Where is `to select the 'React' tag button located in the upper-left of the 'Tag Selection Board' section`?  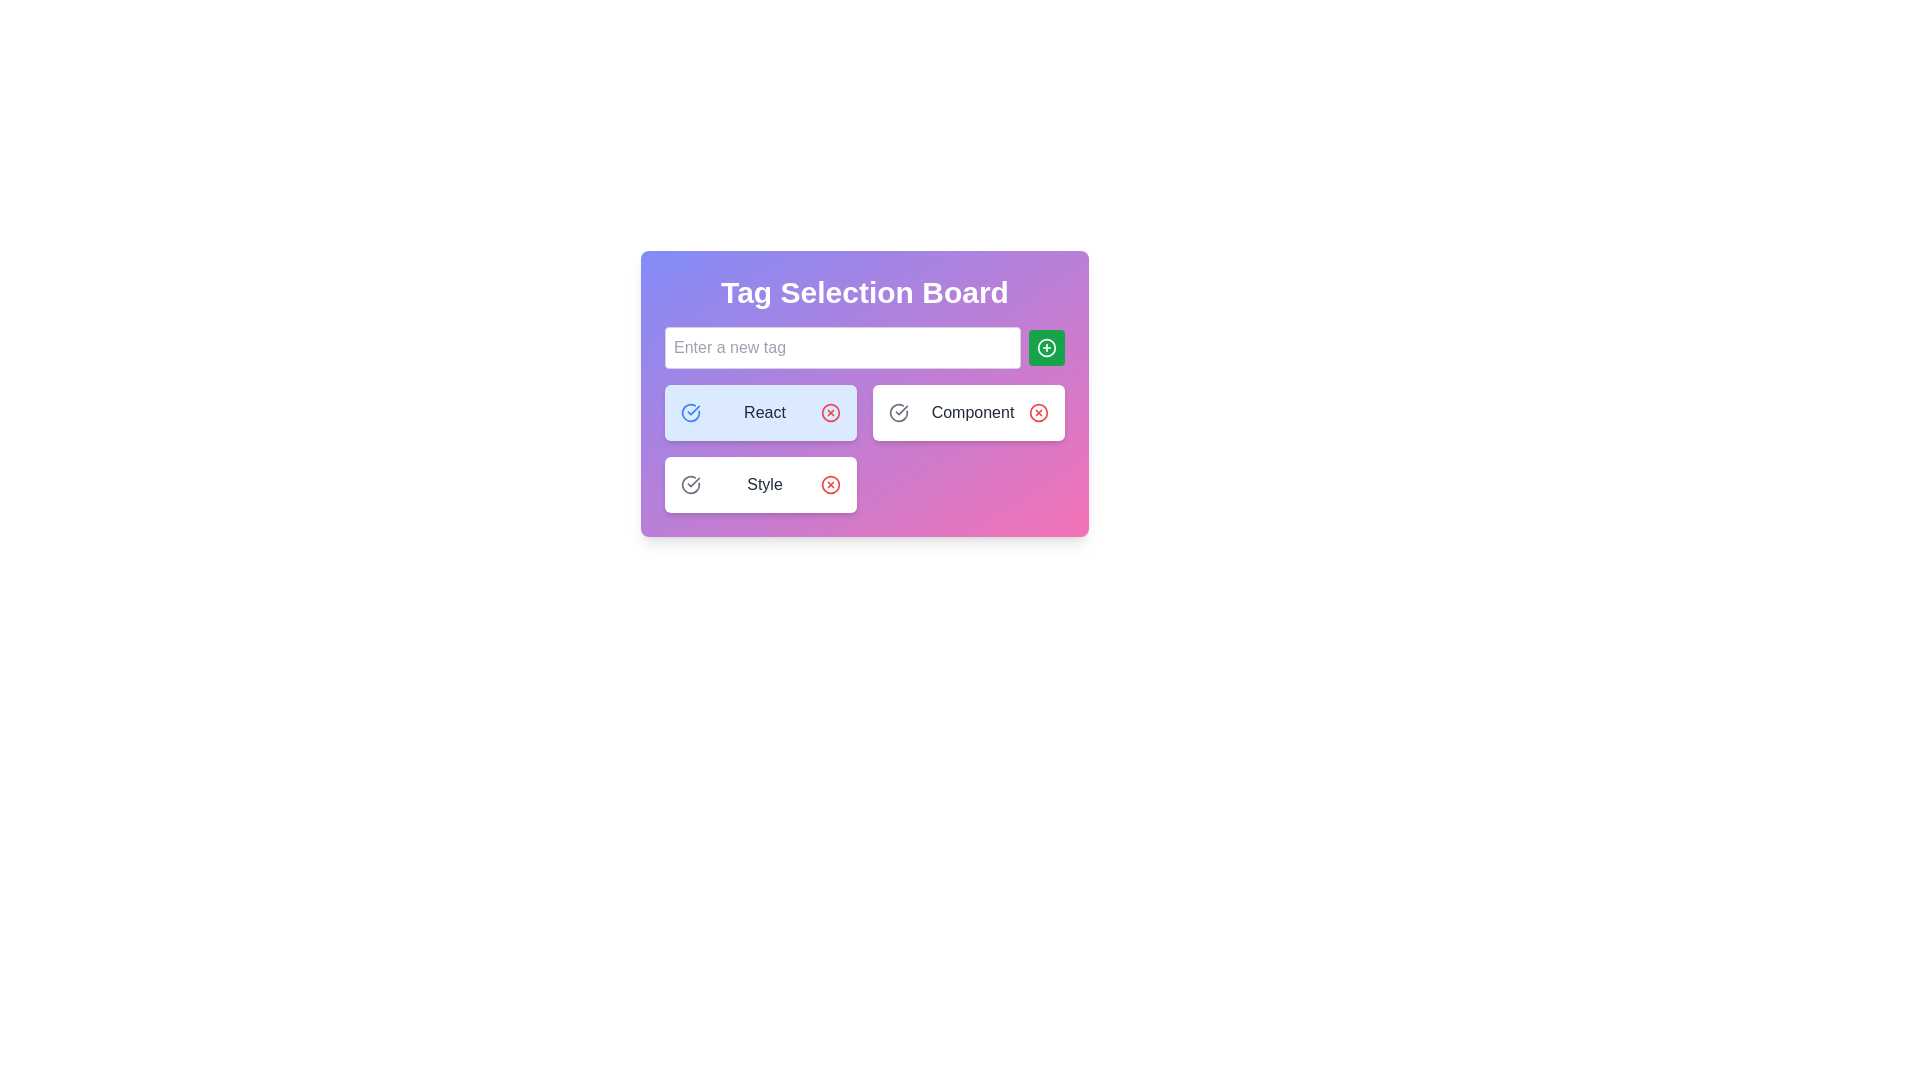
to select the 'React' tag button located in the upper-left of the 'Tag Selection Board' section is located at coordinates (760, 411).